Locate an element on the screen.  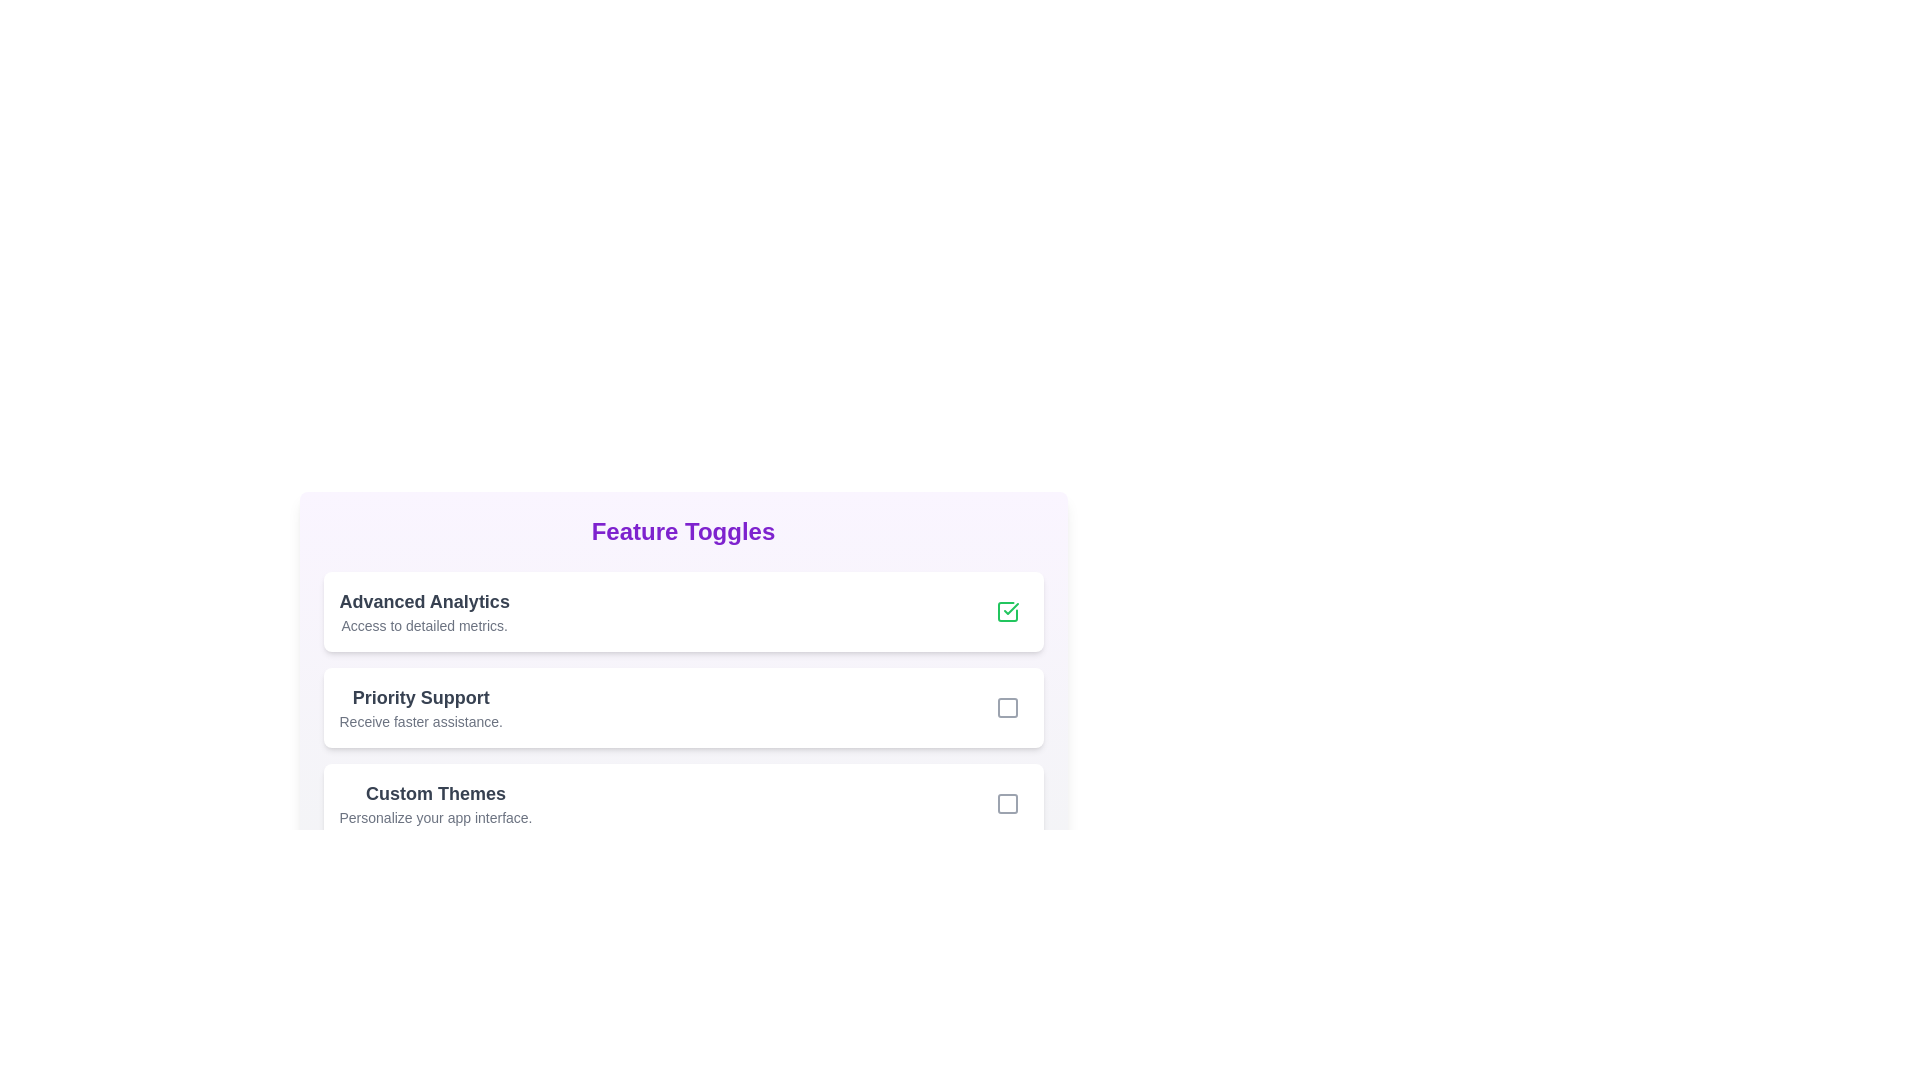
the checkbox with a green checkmark icon located at the right side of the 'Advanced Analytics' card is located at coordinates (1007, 611).